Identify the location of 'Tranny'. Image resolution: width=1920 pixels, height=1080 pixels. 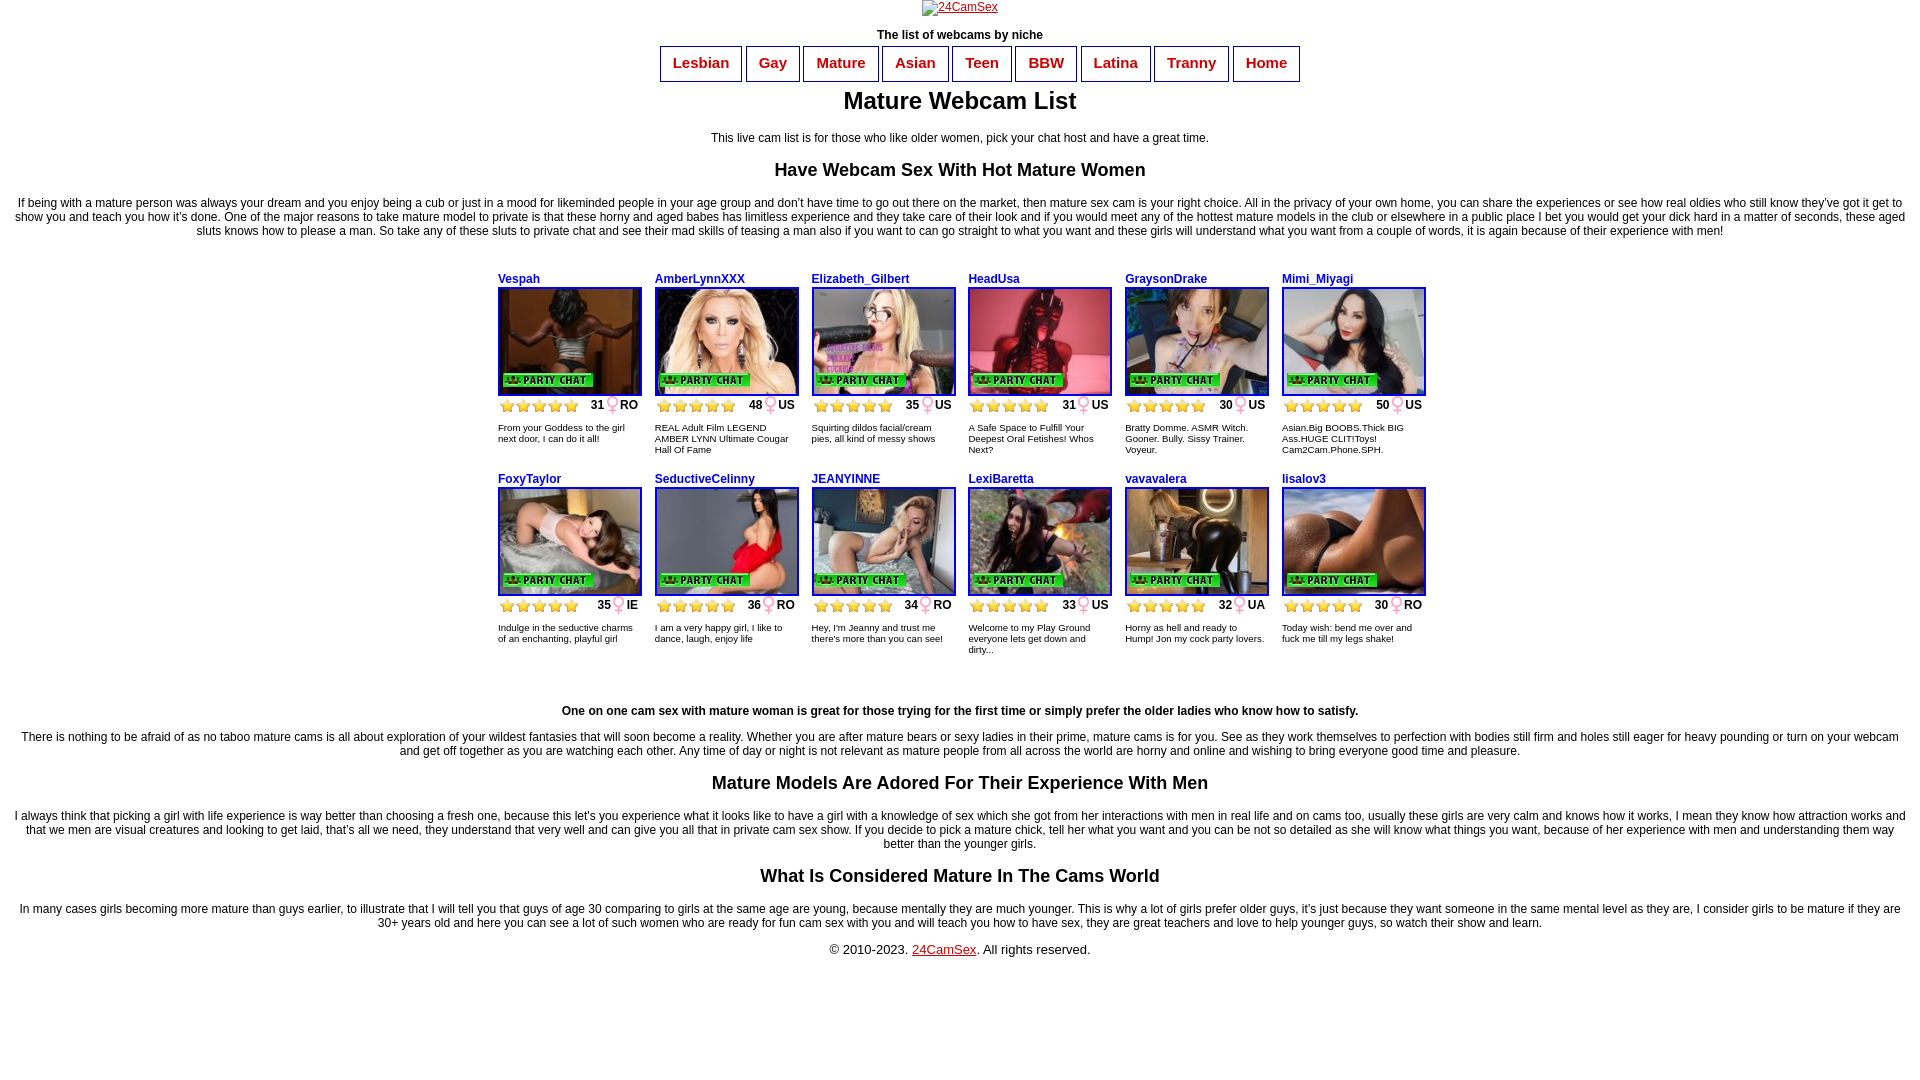
(1155, 61).